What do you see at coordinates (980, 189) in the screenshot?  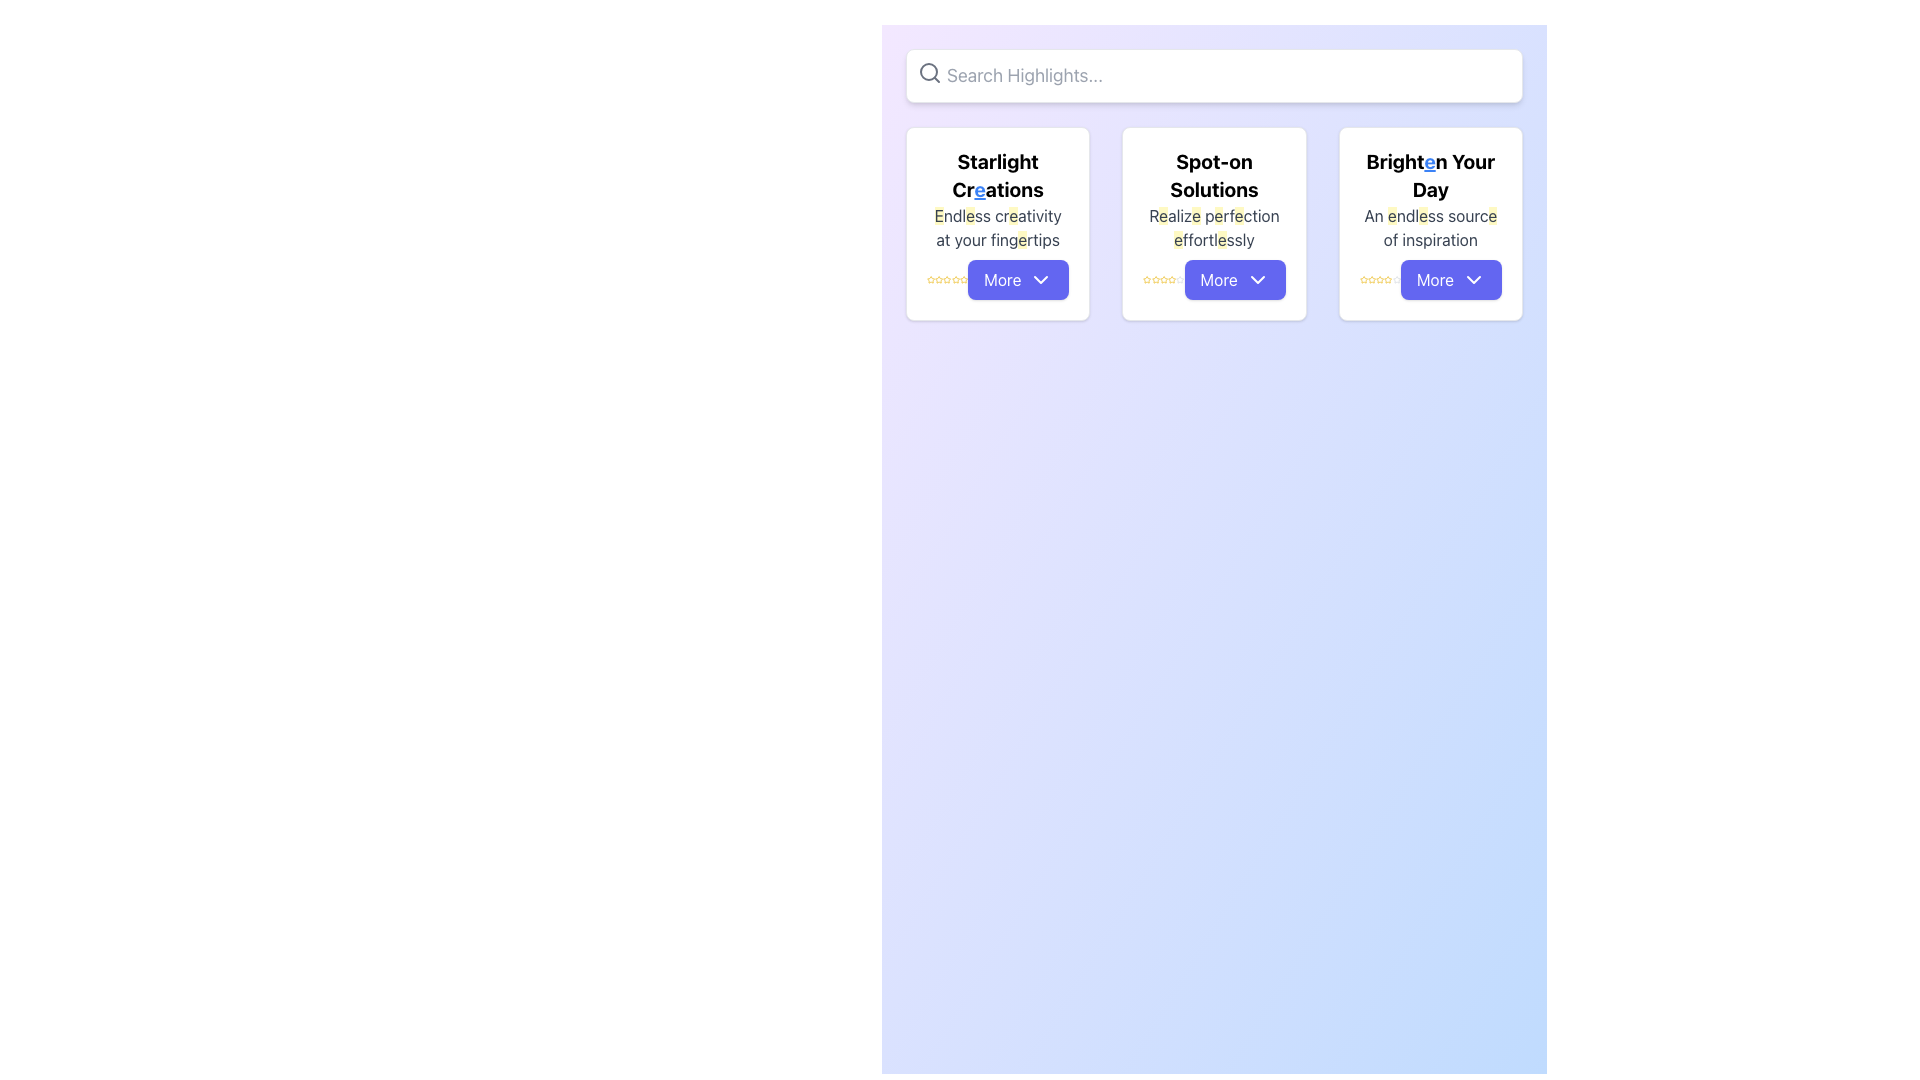 I see `the styled text that forms part of the title 'Starlight Creations'` at bounding box center [980, 189].